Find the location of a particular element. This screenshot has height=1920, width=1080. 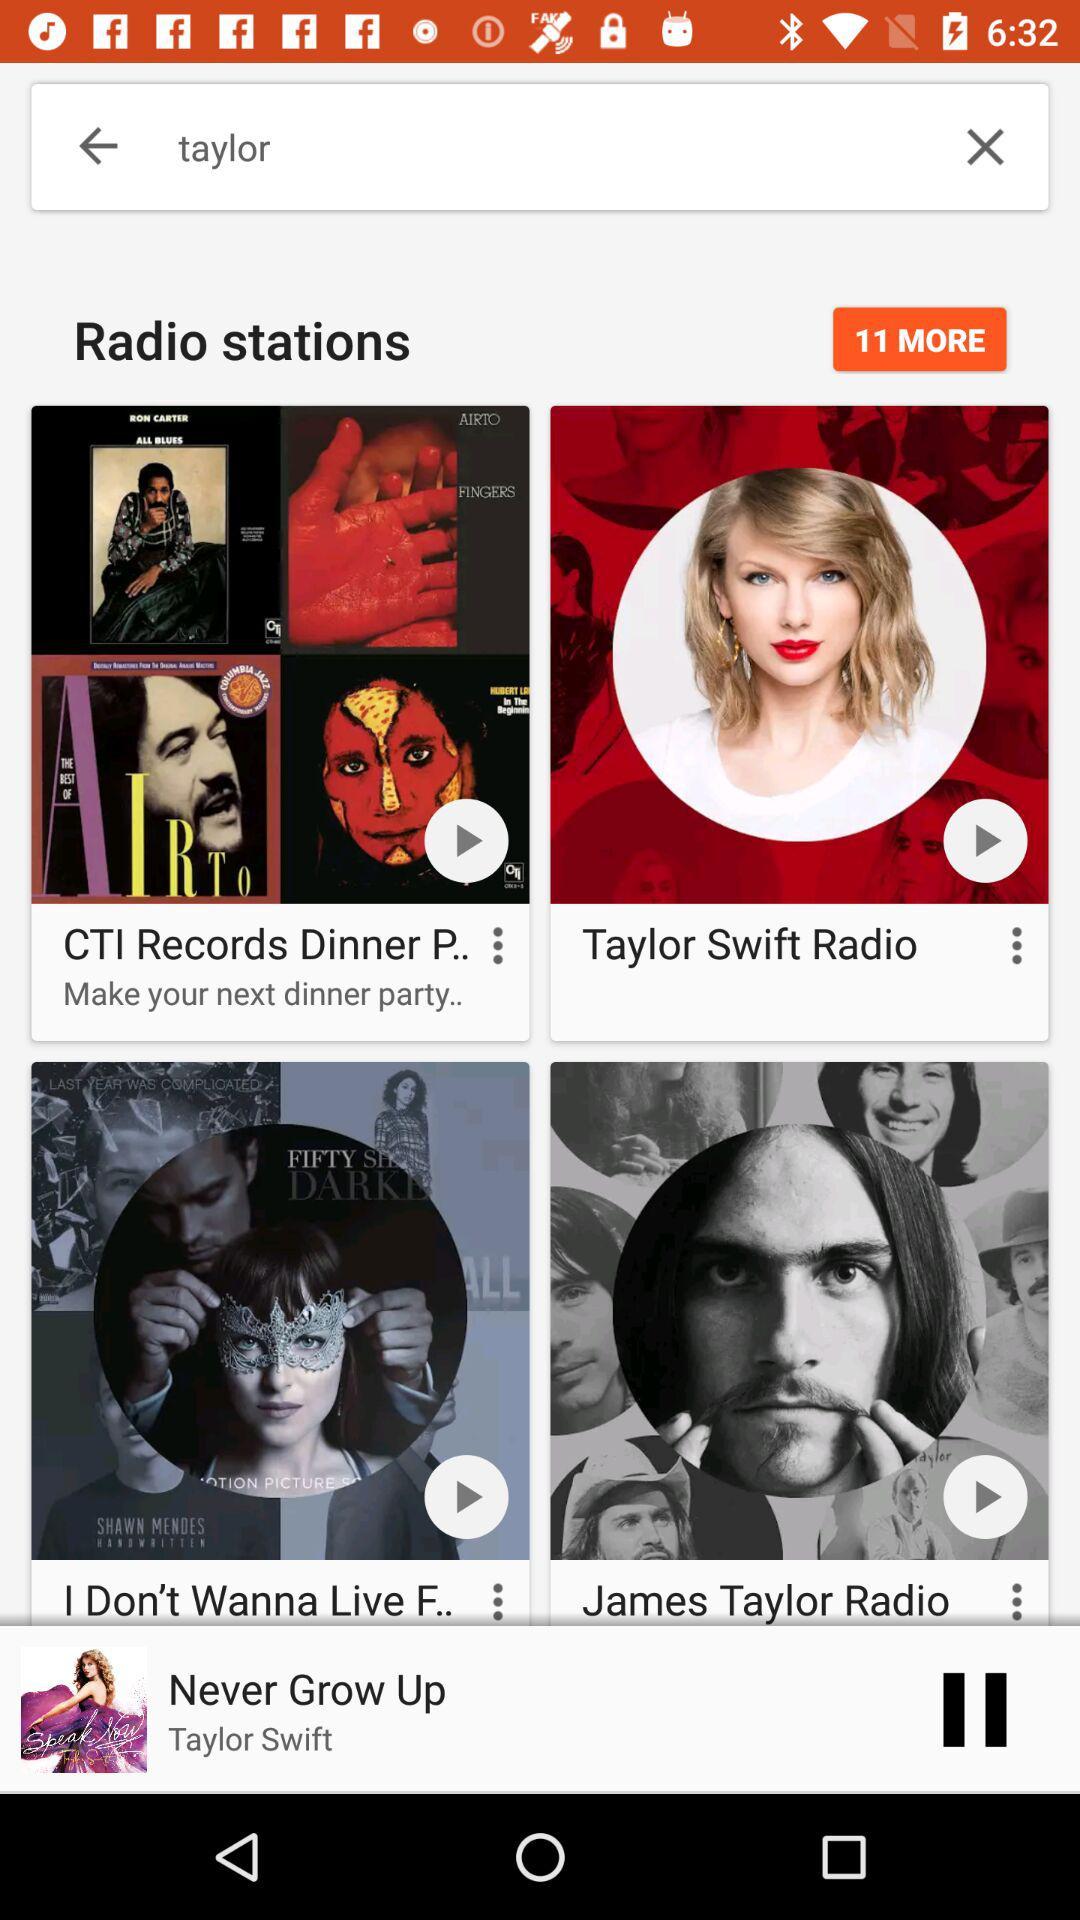

fourth image under radio stations is located at coordinates (798, 1339).